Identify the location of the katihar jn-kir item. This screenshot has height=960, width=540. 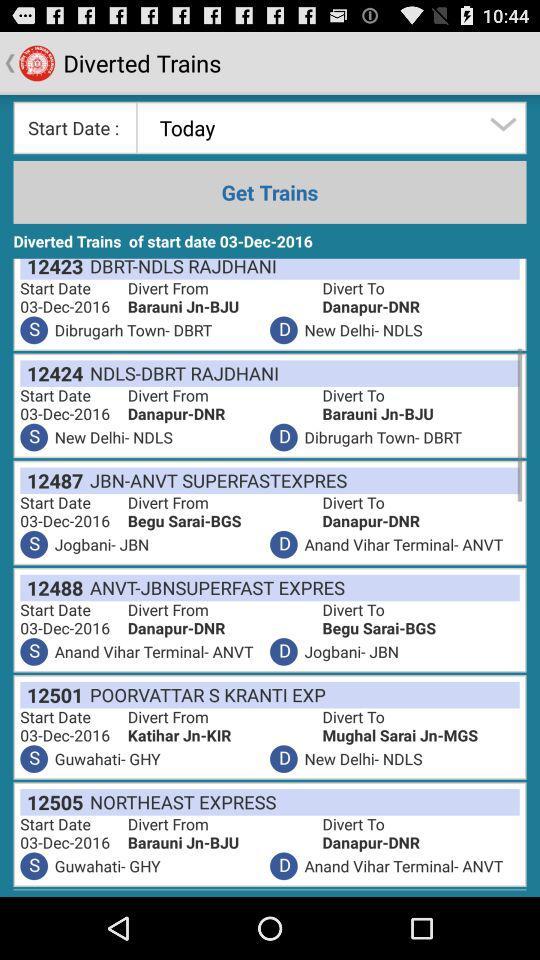
(222, 734).